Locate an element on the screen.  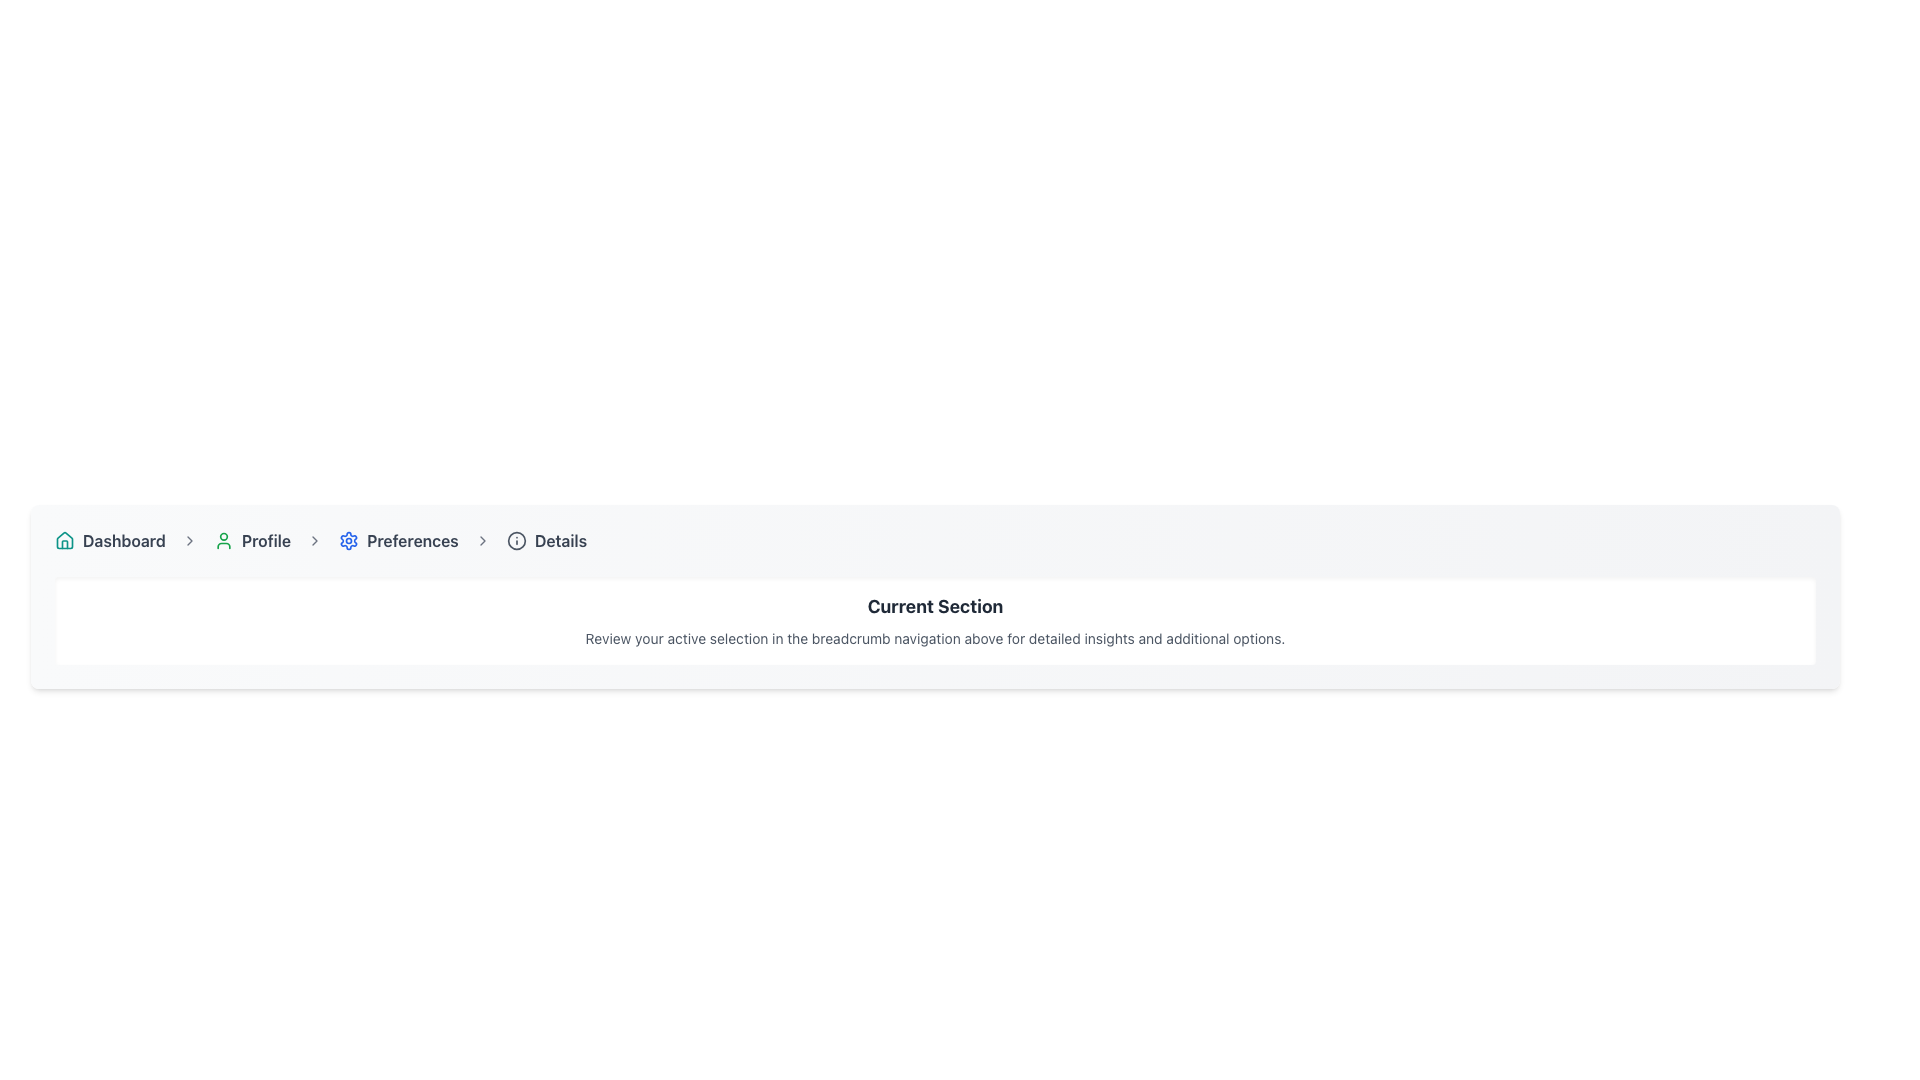
the right arrow icon in the breadcrumb navigation bar, which is located between the 'Preferences' and 'Details' text links is located at coordinates (482, 540).